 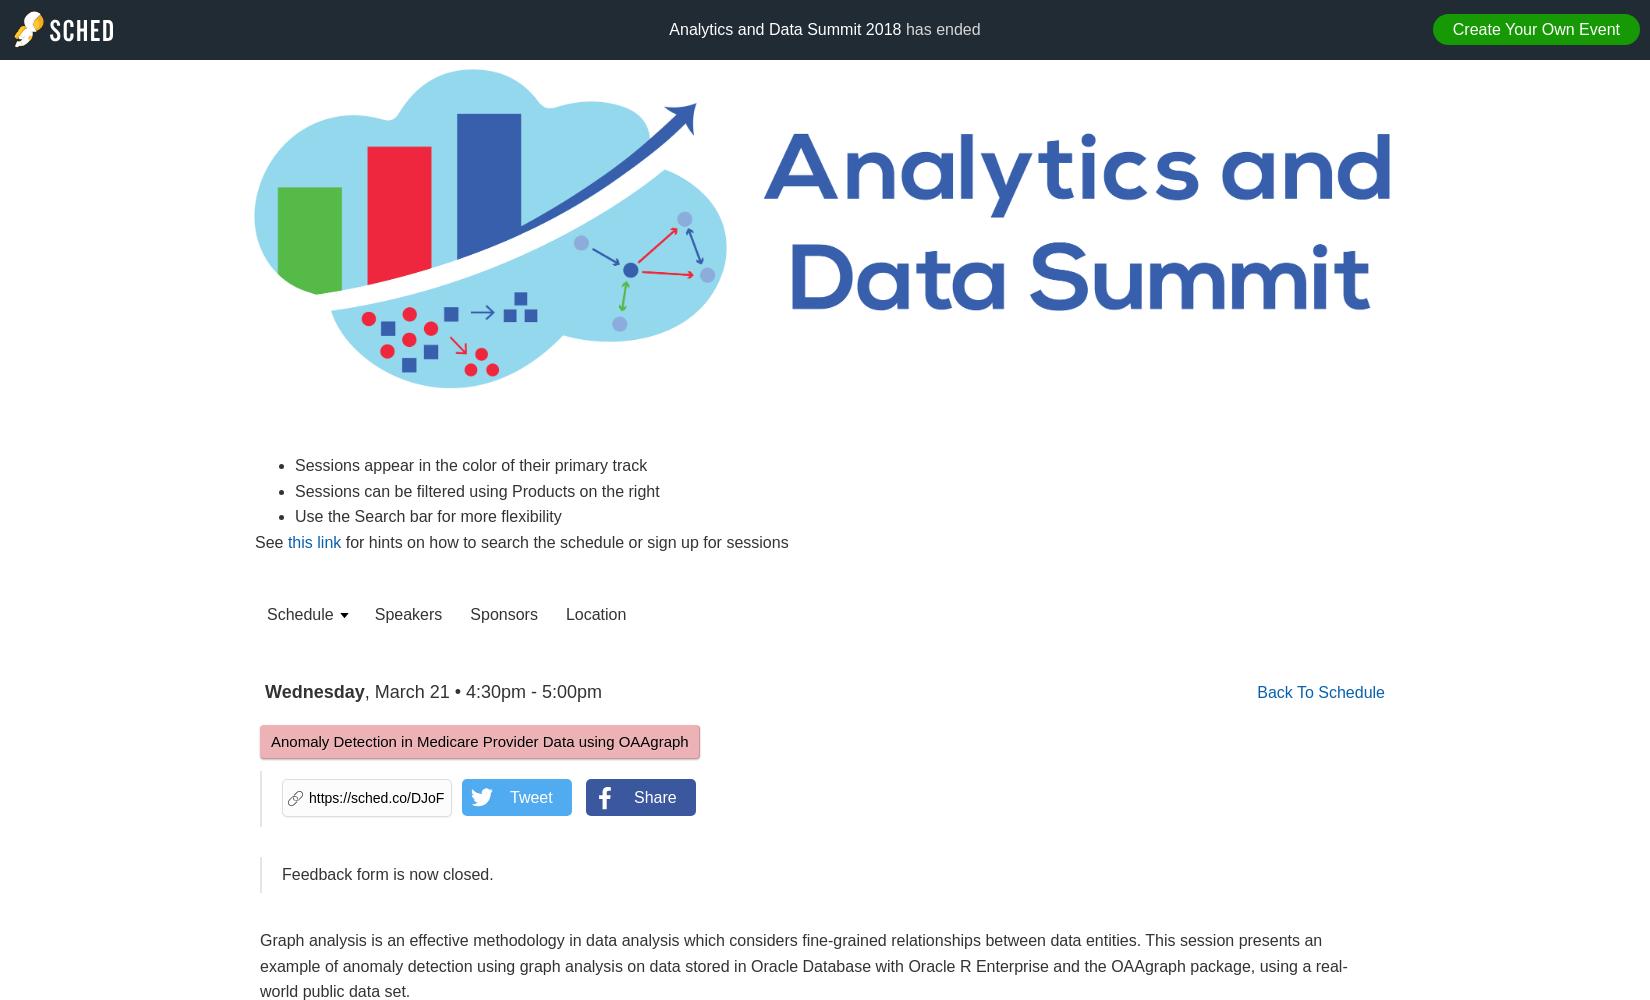 What do you see at coordinates (481, 691) in the screenshot?
I see `', March 21 •
       4:30pm -  5:00pm'` at bounding box center [481, 691].